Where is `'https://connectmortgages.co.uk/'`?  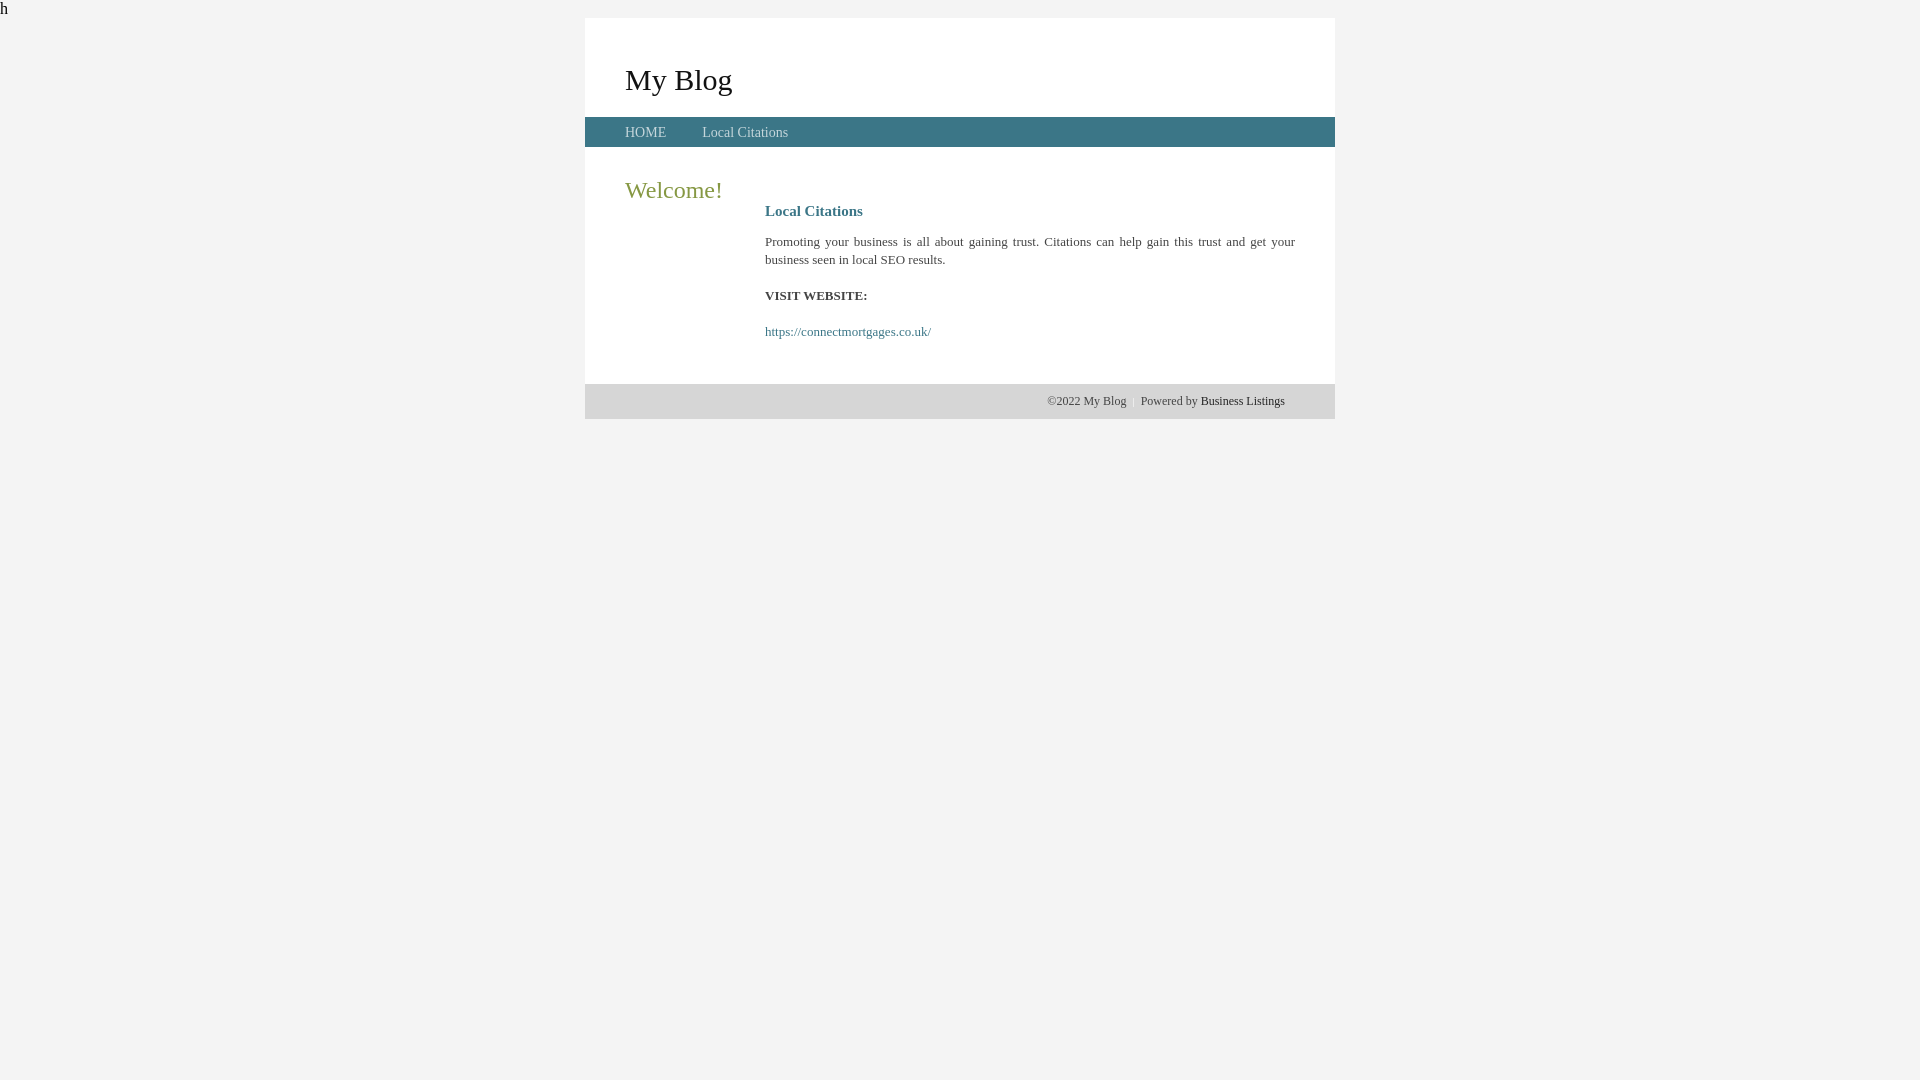
'https://connectmortgages.co.uk/' is located at coordinates (763, 330).